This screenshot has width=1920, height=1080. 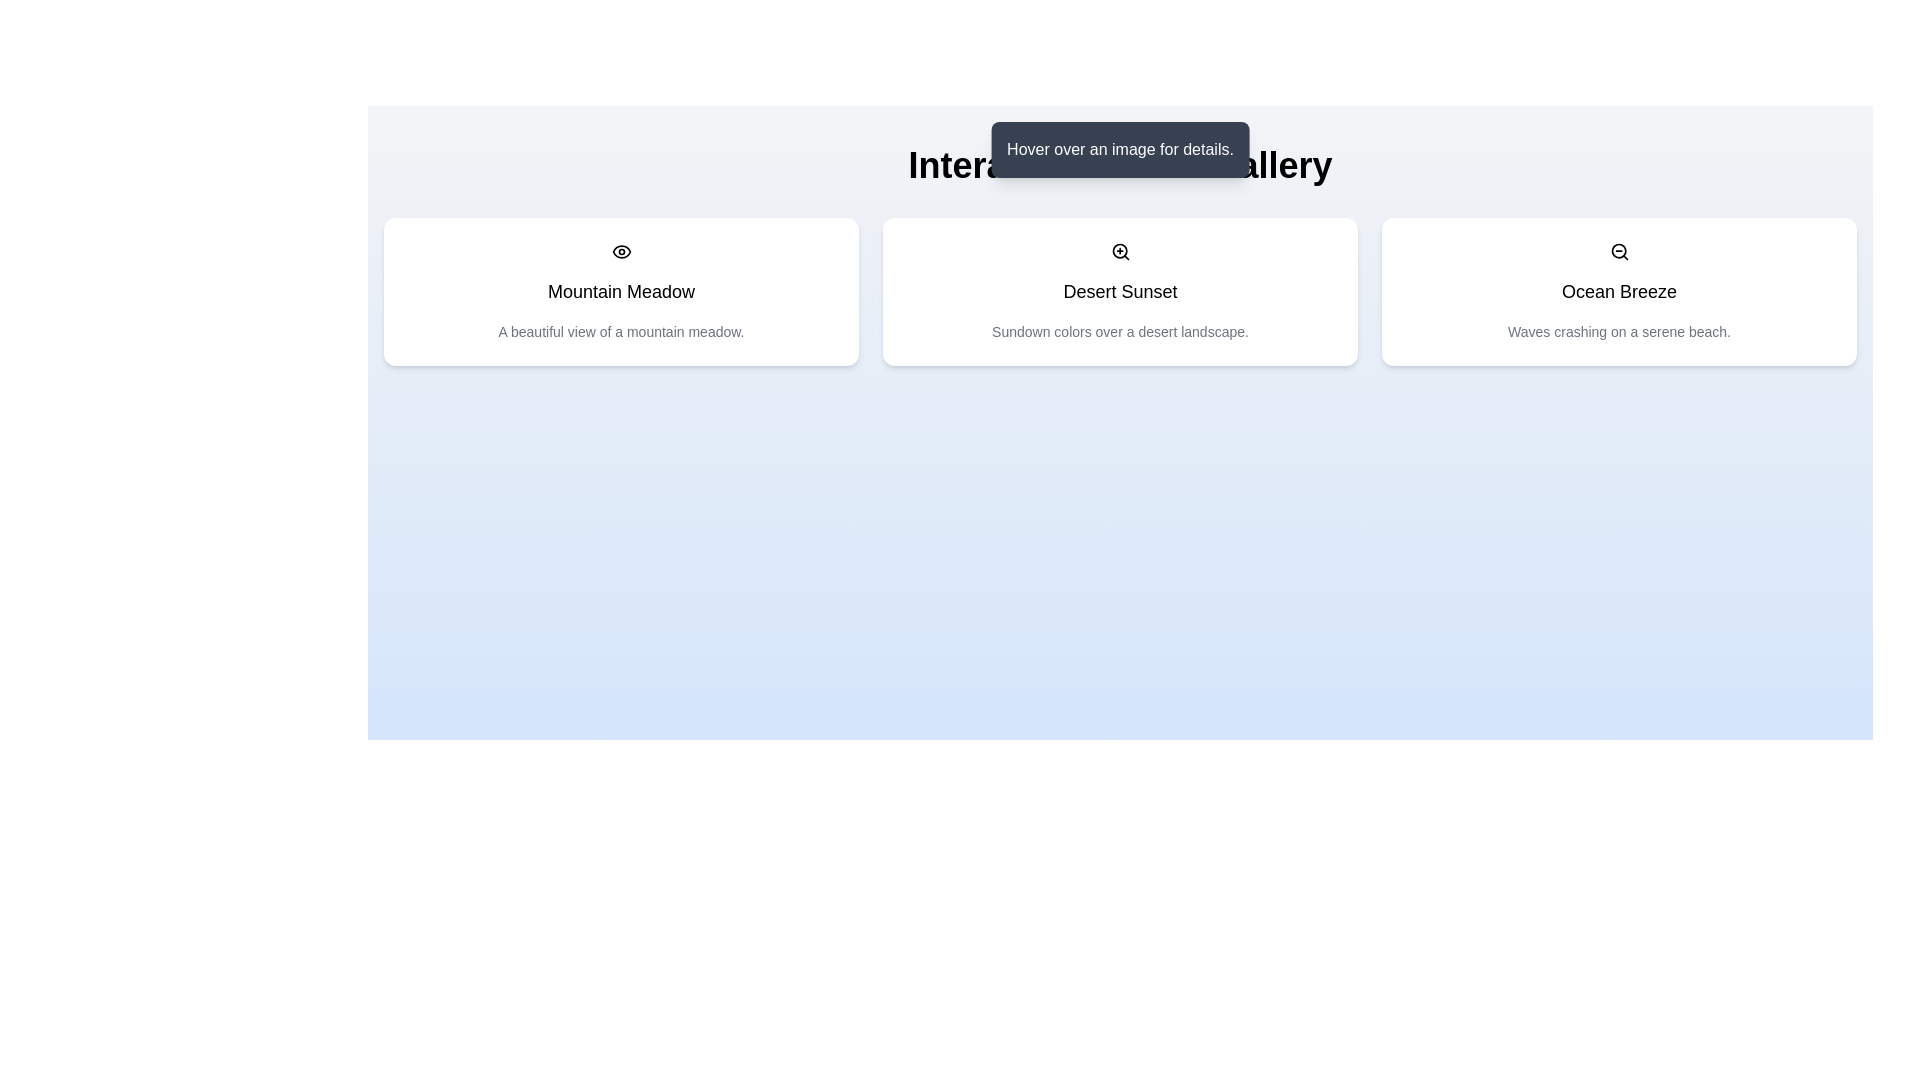 I want to click on the circular shape within the zoom-in icon, which features a plus sign, located above the 'Desert Sunset' card in the application's layout, so click(x=1118, y=250).